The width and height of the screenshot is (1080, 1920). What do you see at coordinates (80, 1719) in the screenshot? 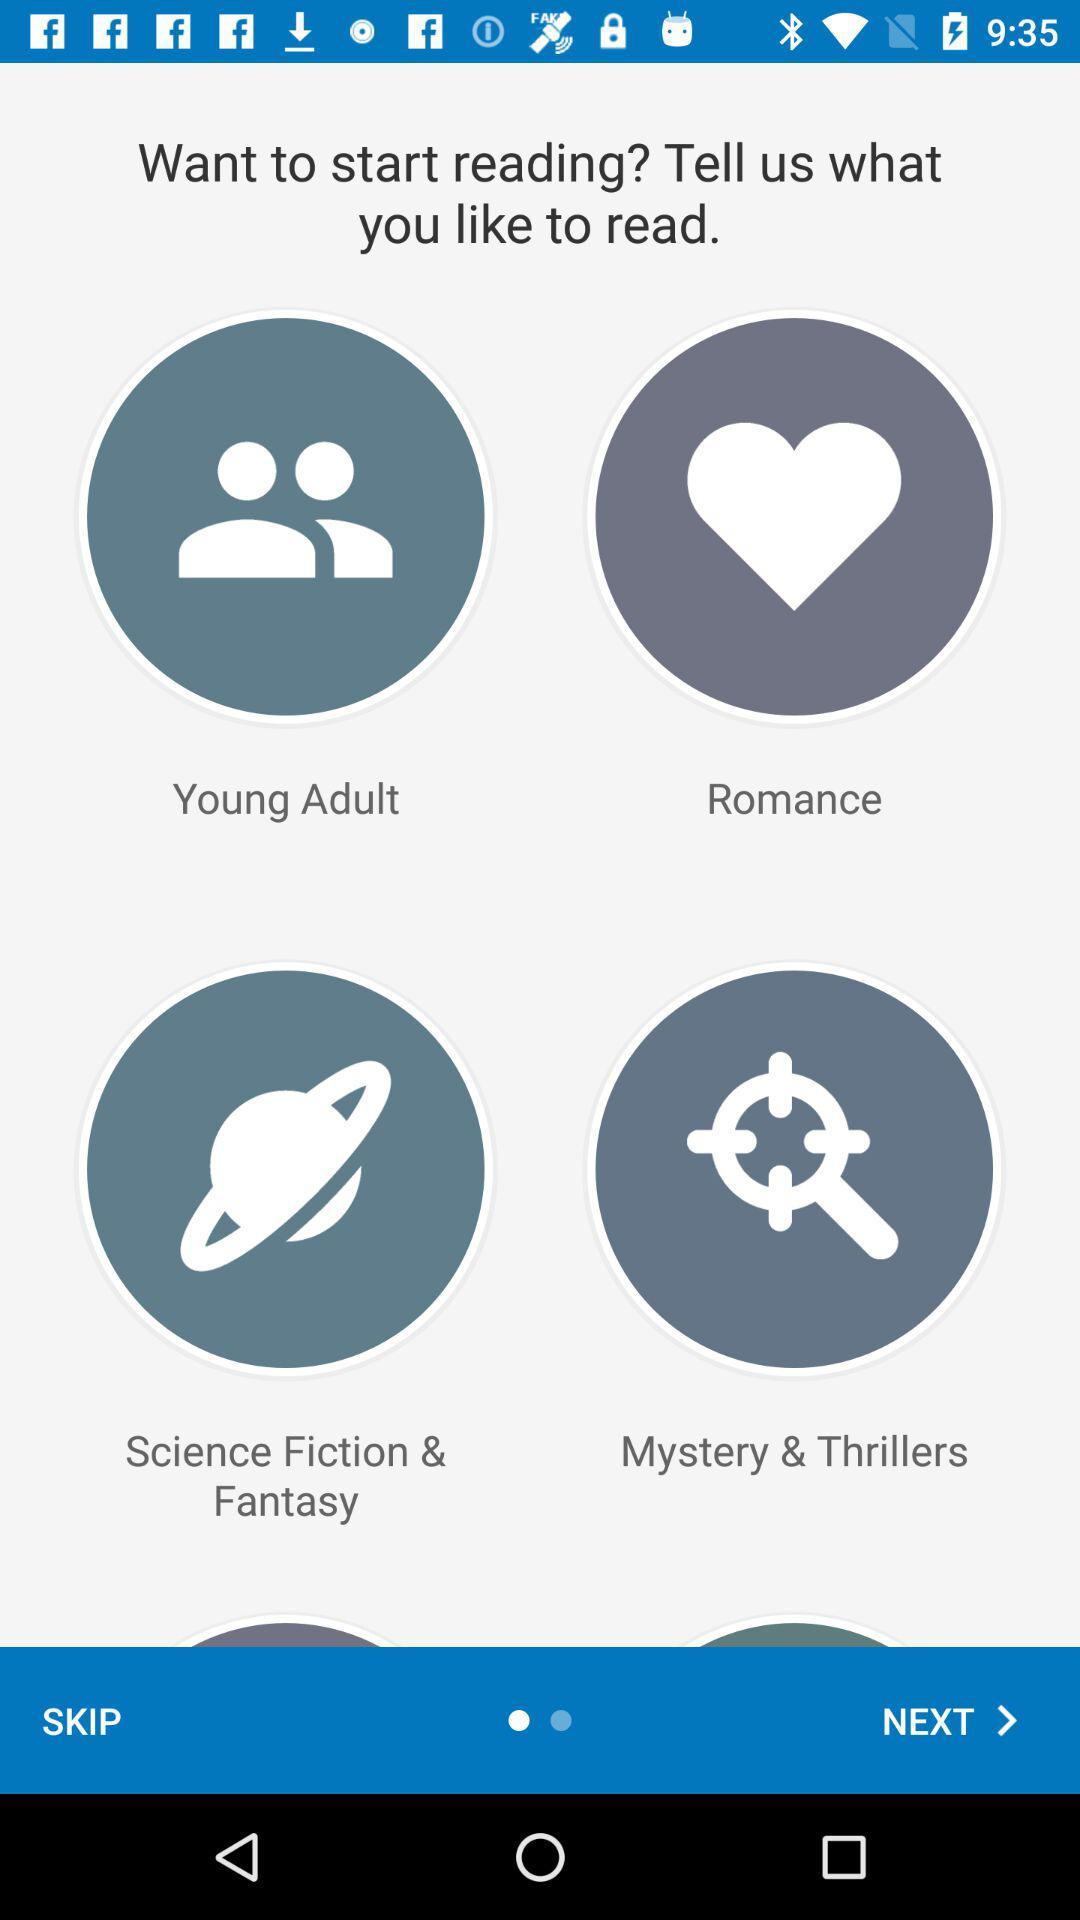
I see `skip icon` at bounding box center [80, 1719].